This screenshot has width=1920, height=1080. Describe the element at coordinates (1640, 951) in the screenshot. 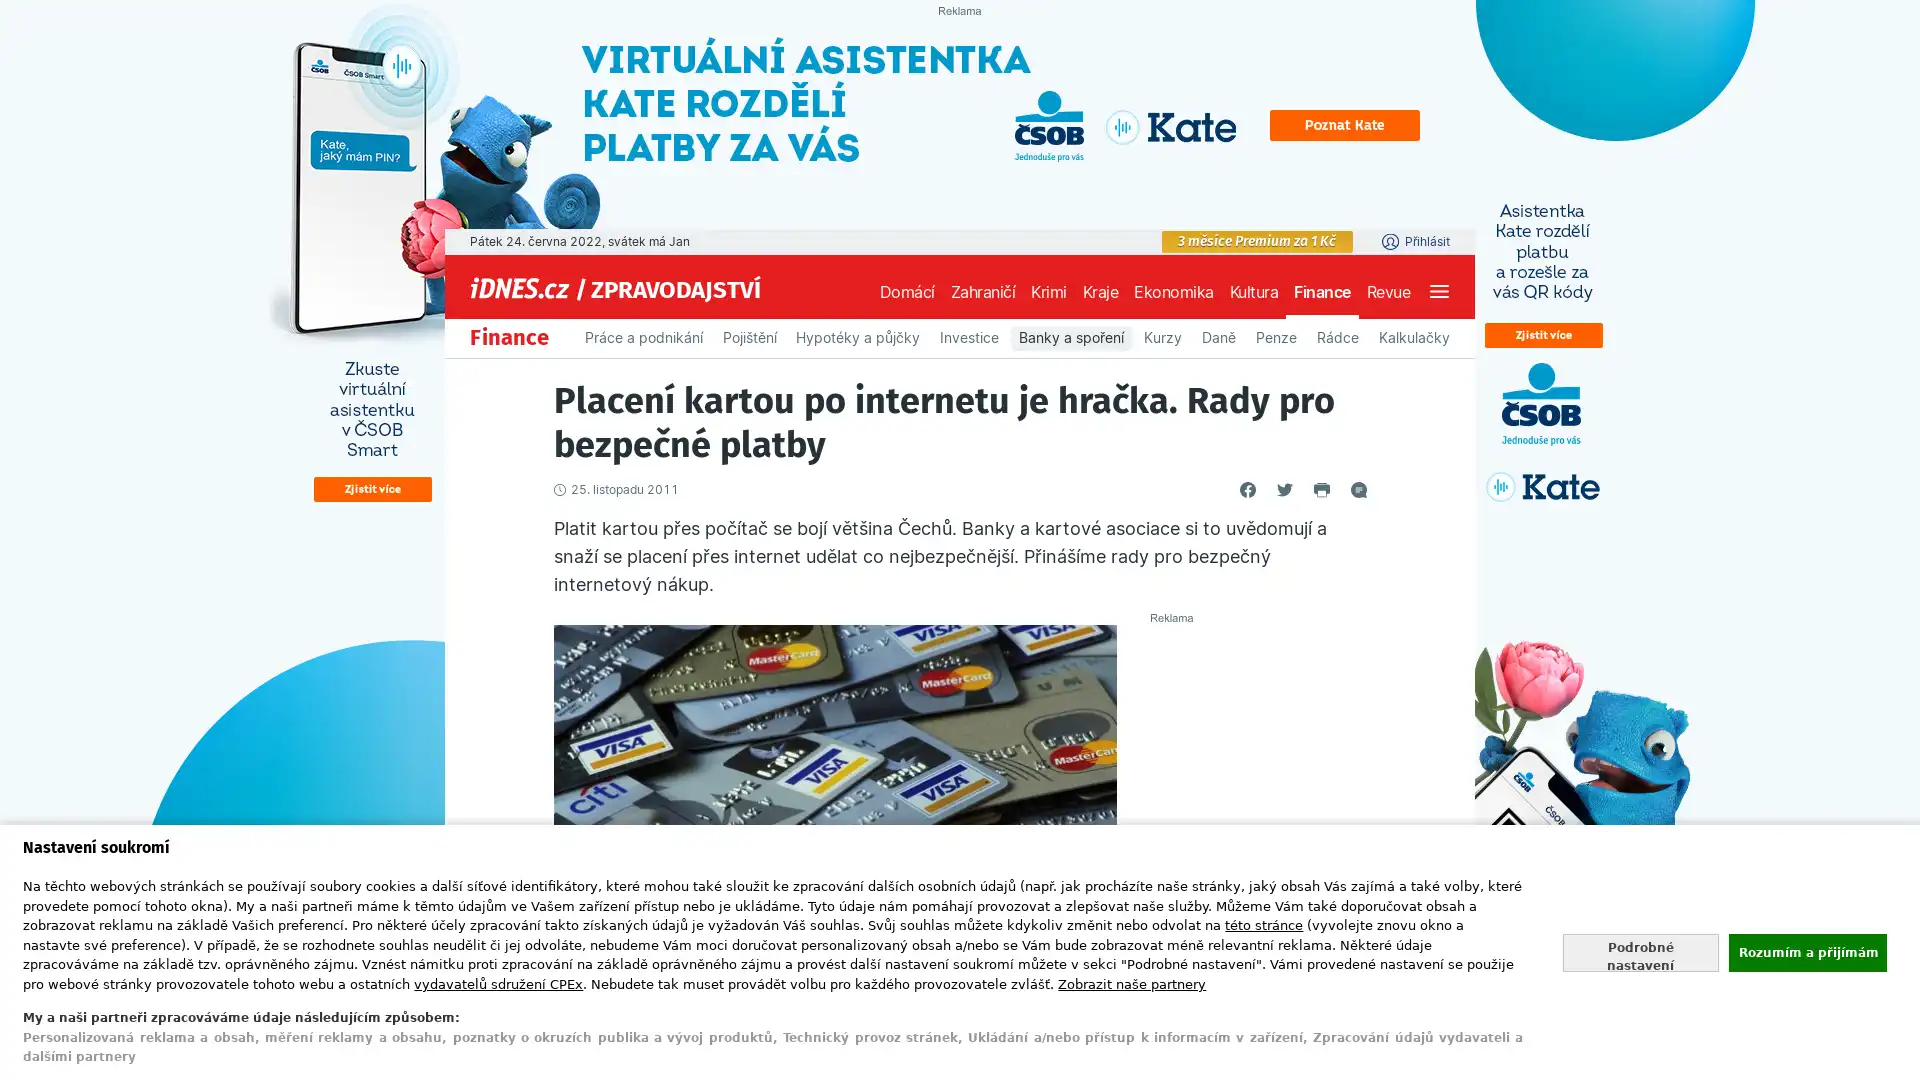

I see `Nastavte sve souhlasy` at that location.